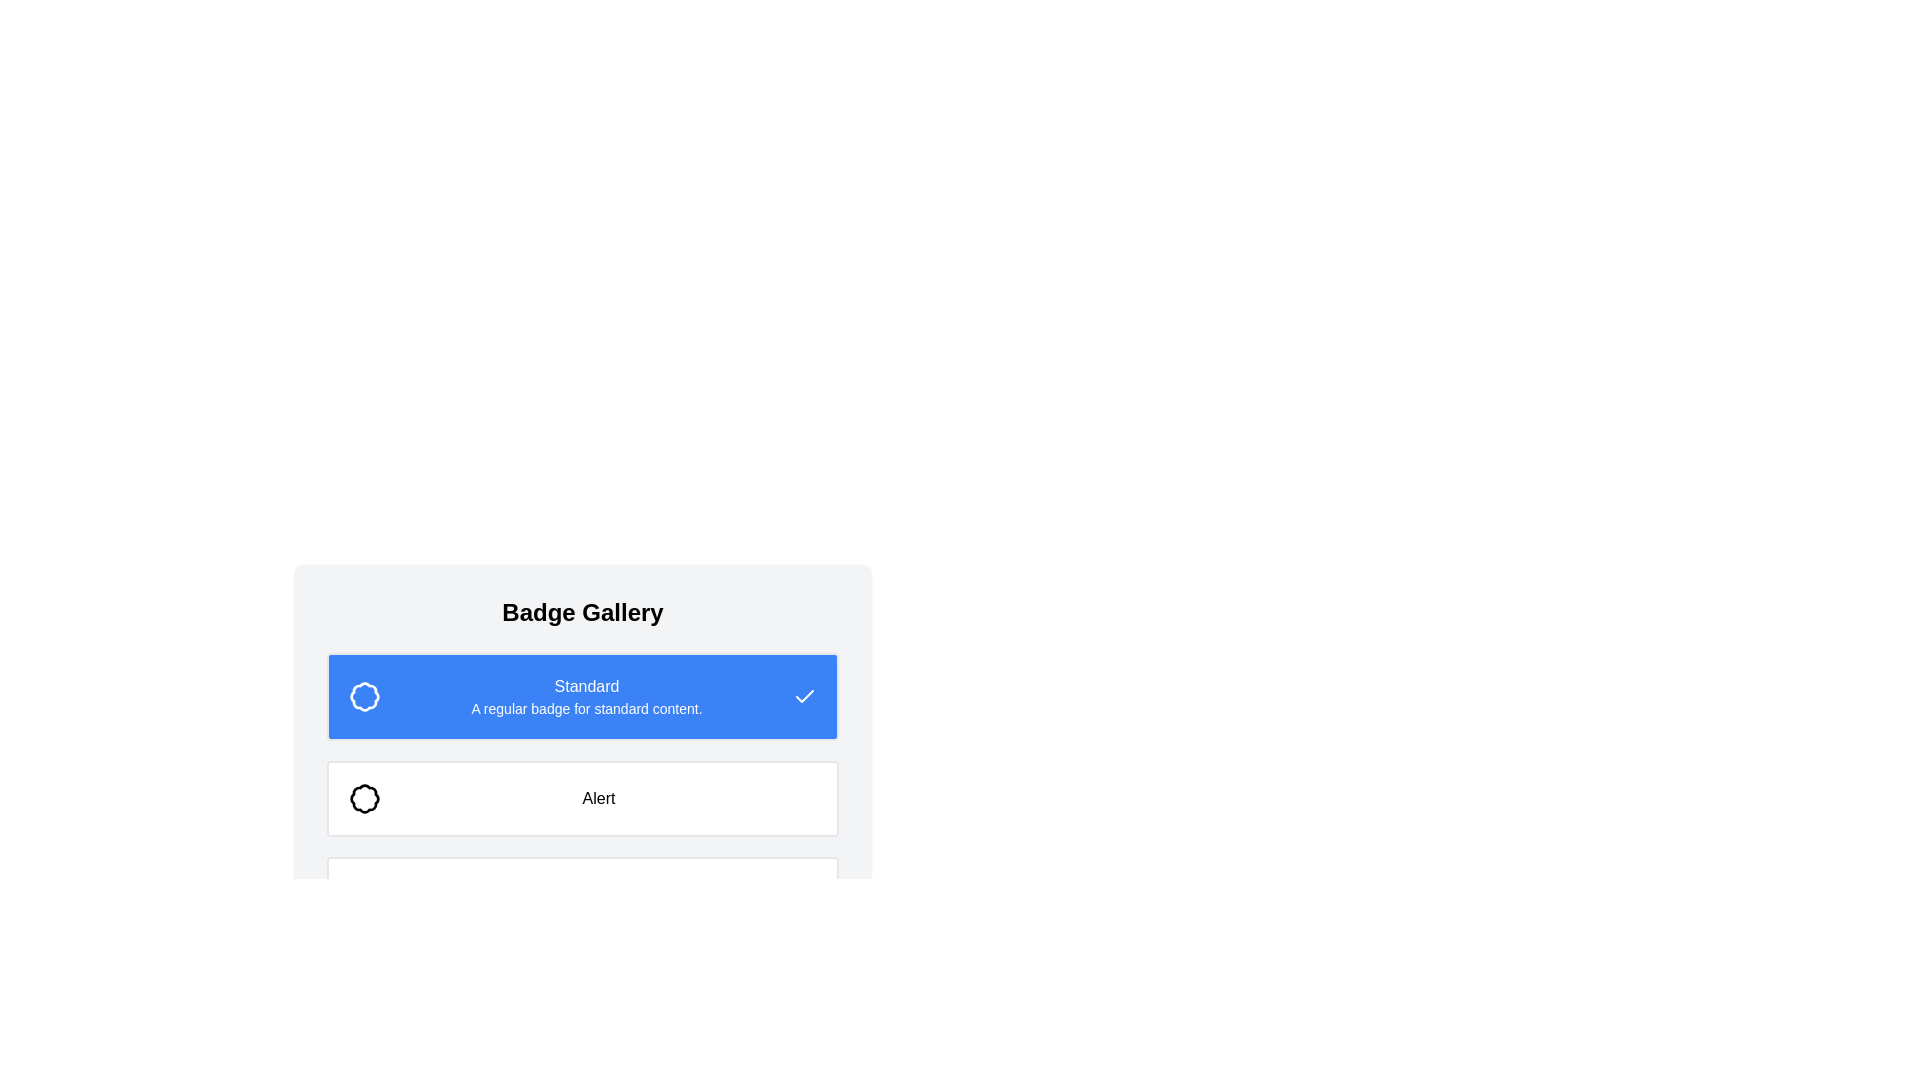 The width and height of the screenshot is (1920, 1080). Describe the element at coordinates (581, 612) in the screenshot. I see `the 'Badge Gallery' text label, which is a bold, large font label centered at the top of a gray background block` at that location.